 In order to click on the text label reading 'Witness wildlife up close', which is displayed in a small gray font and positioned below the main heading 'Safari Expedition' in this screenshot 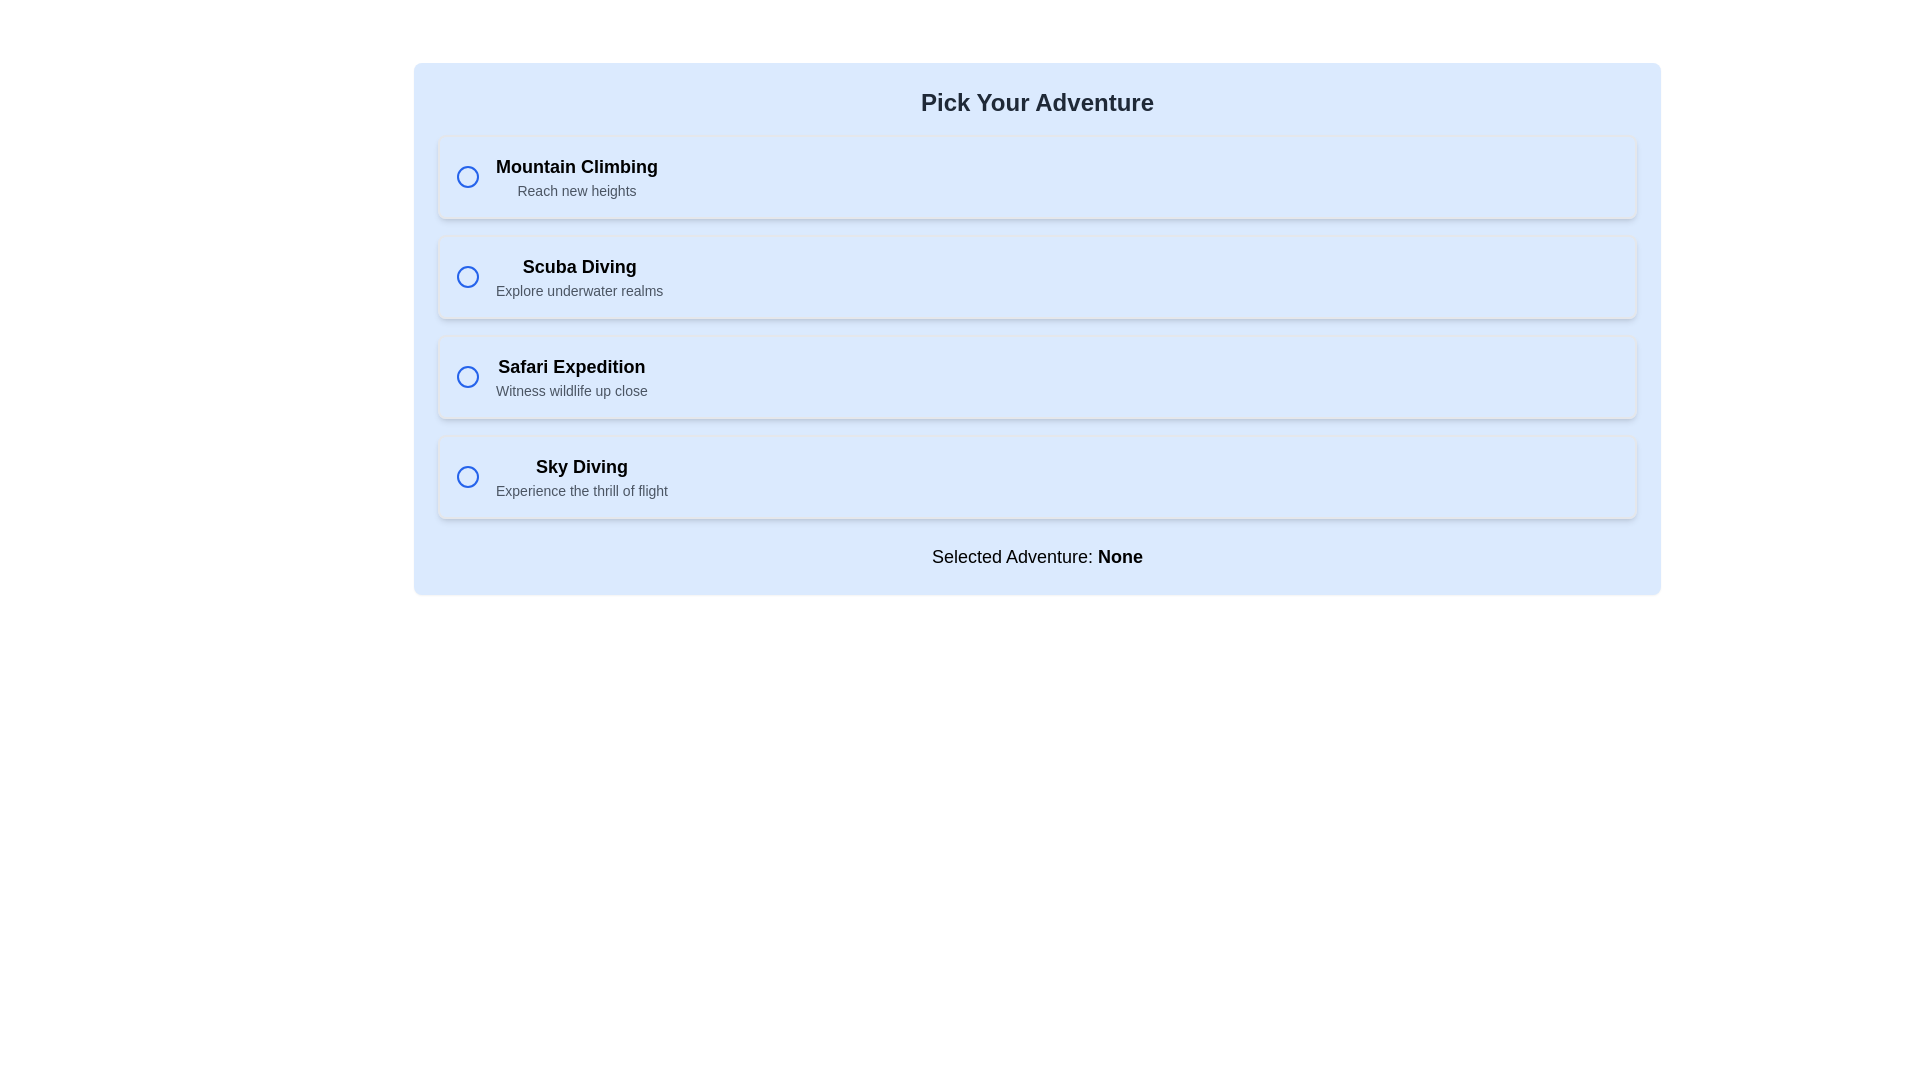, I will do `click(570, 390)`.